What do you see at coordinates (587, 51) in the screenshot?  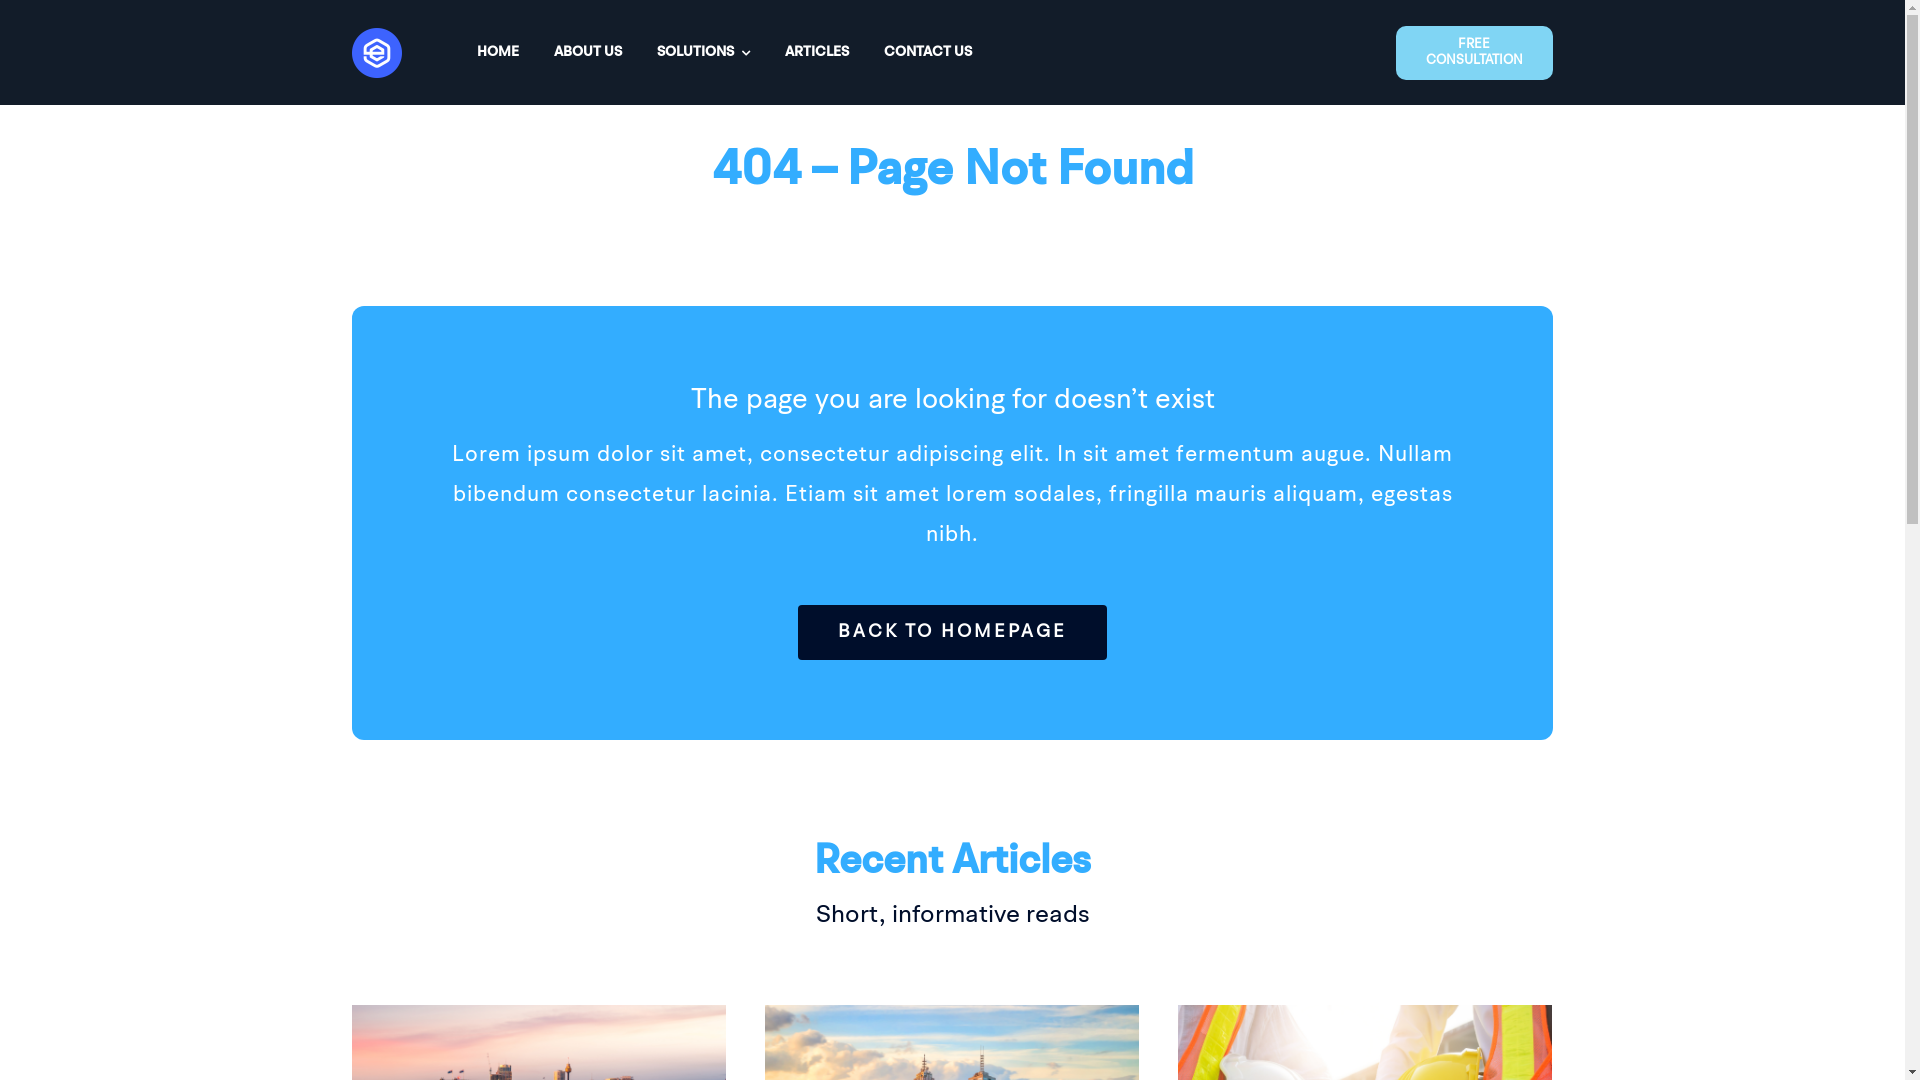 I see `'ABOUT US'` at bounding box center [587, 51].